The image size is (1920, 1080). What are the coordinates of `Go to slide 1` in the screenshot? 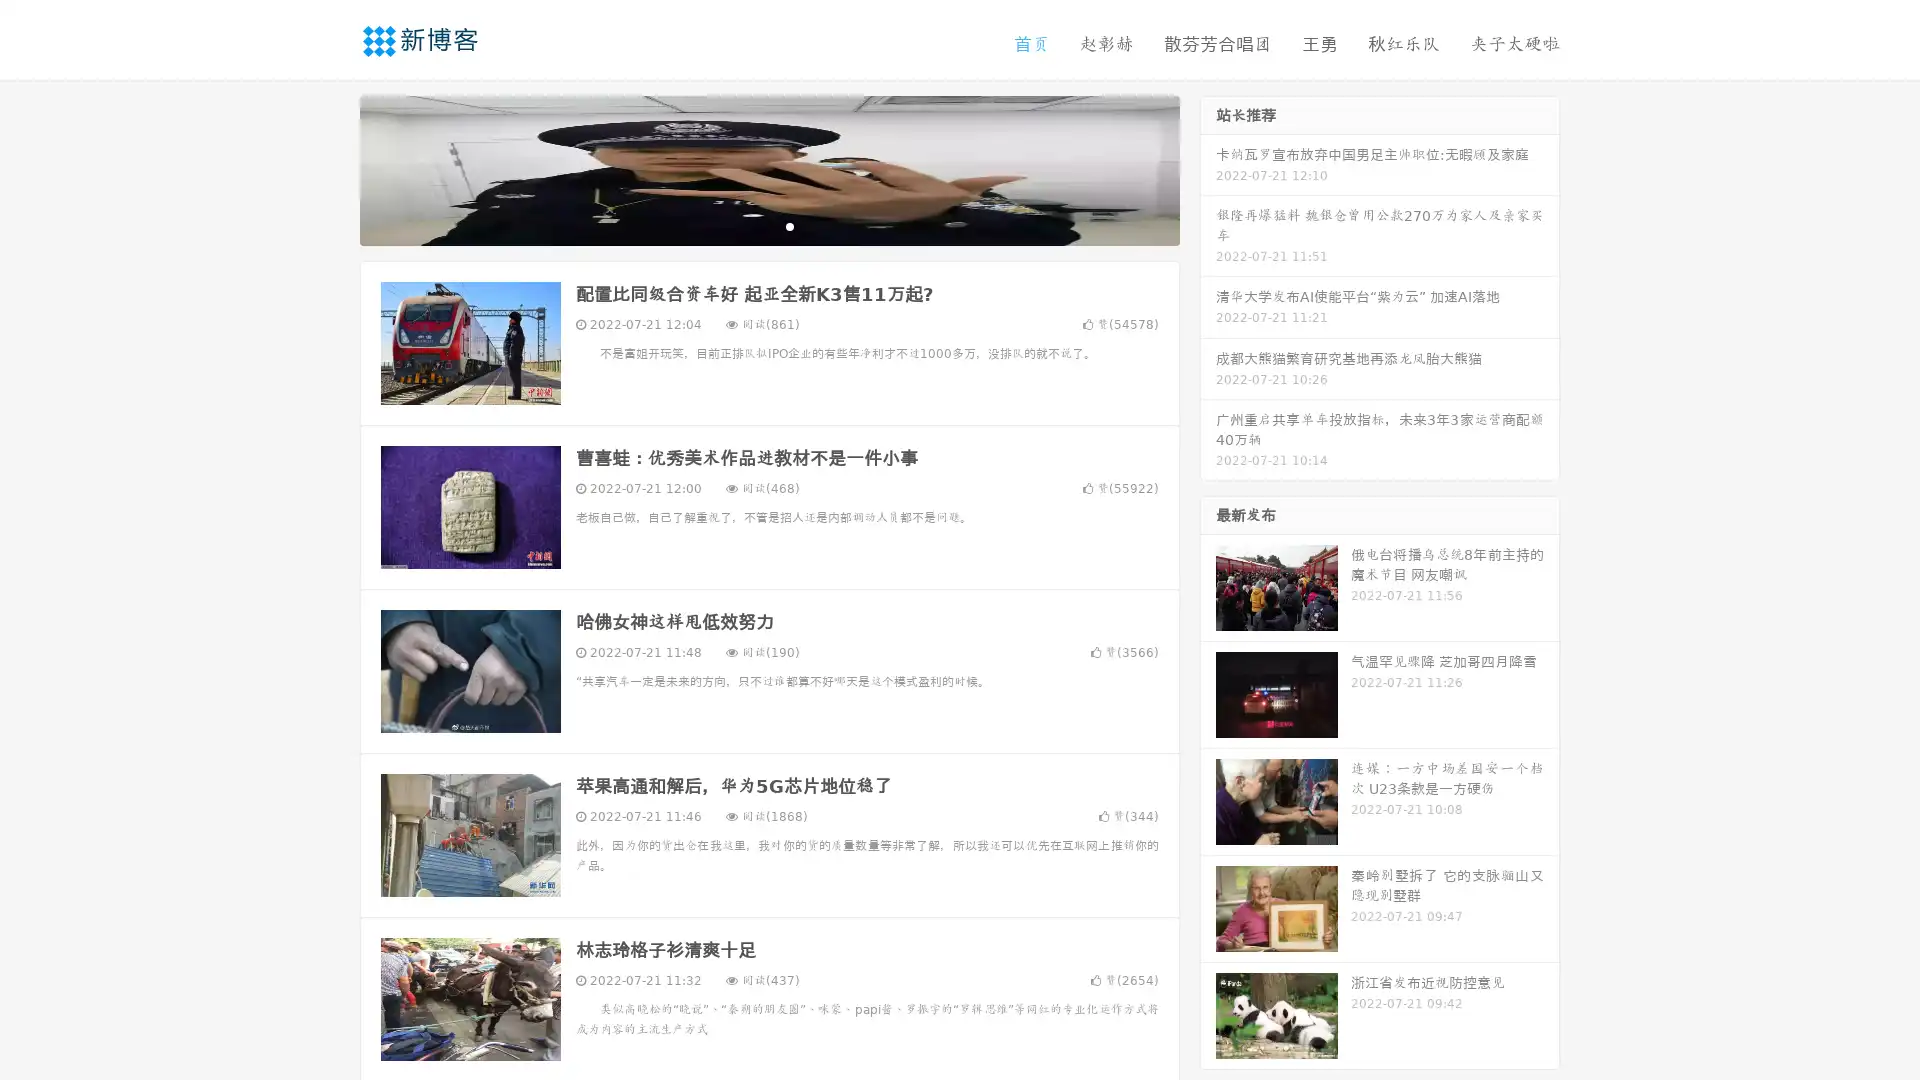 It's located at (748, 225).